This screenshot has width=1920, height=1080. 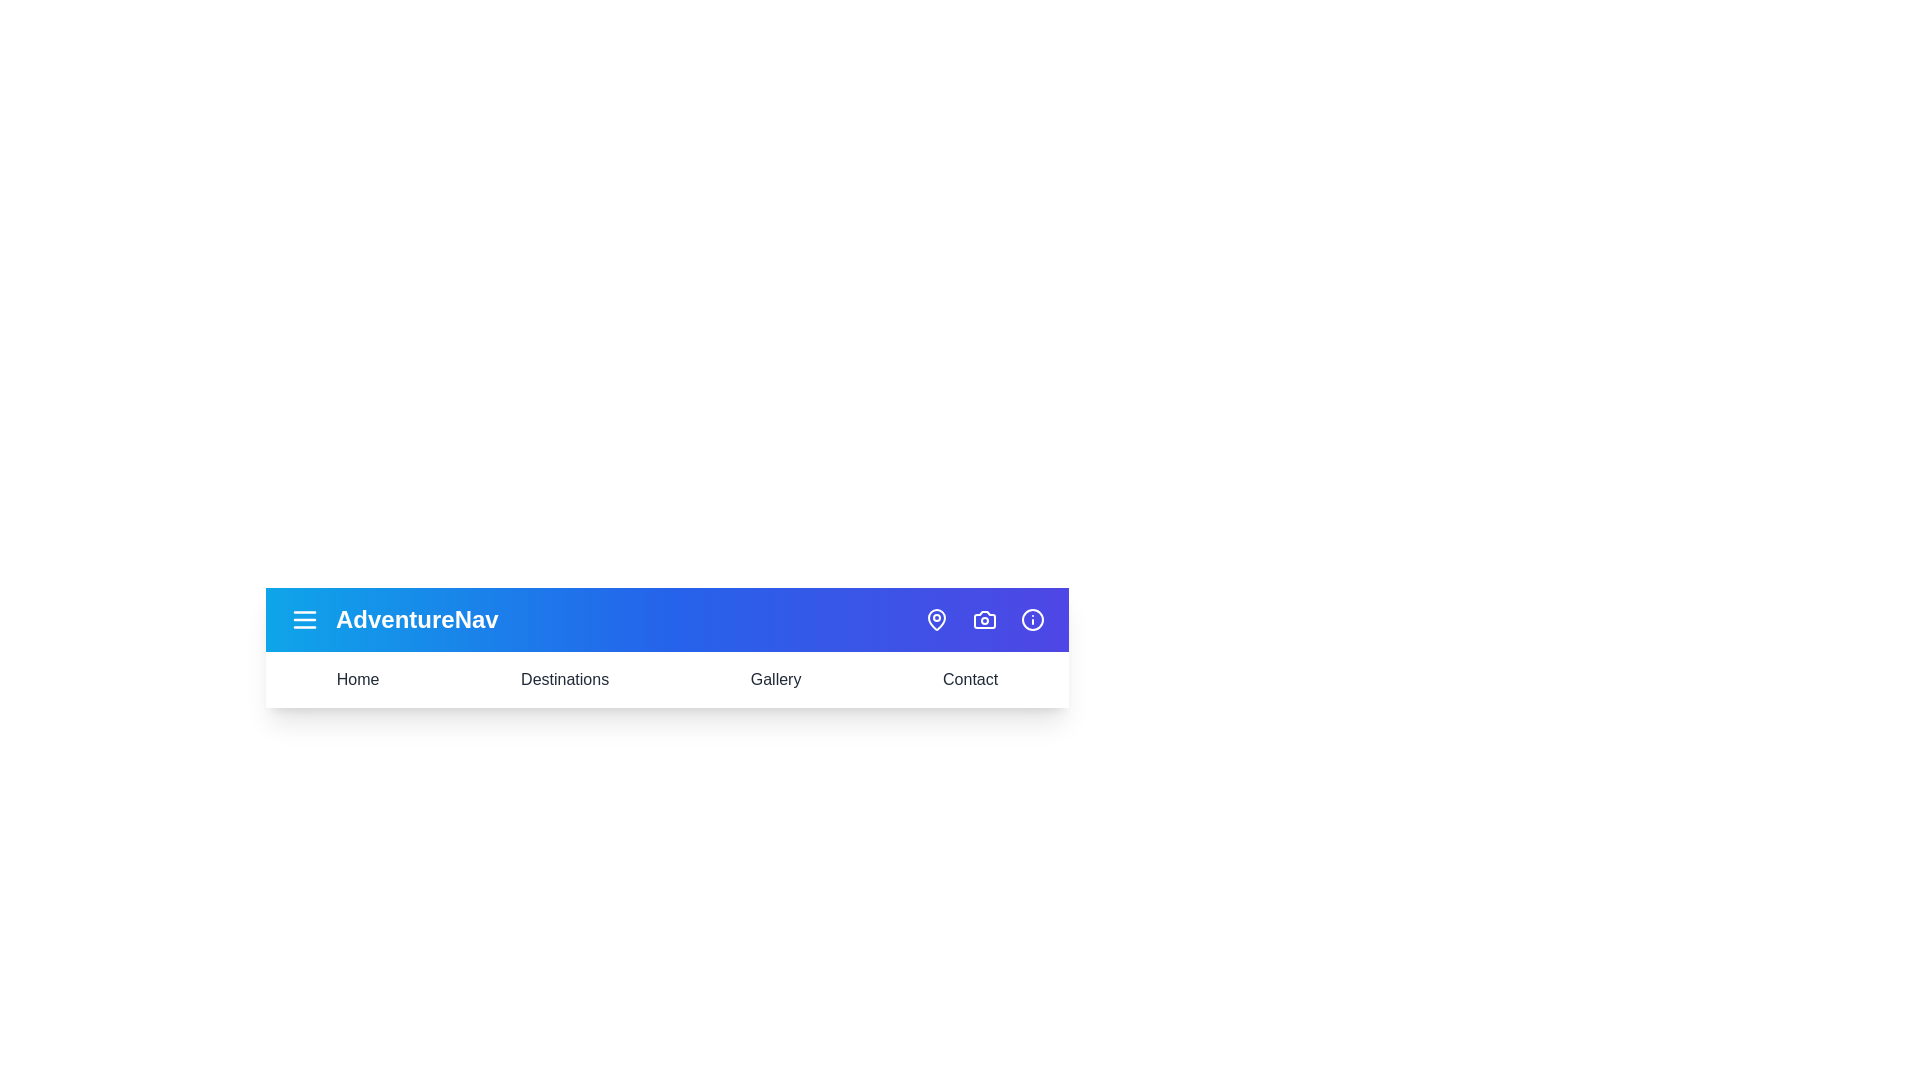 What do you see at coordinates (969, 678) in the screenshot?
I see `the menu item labeled Contact to navigate to the corresponding section` at bounding box center [969, 678].